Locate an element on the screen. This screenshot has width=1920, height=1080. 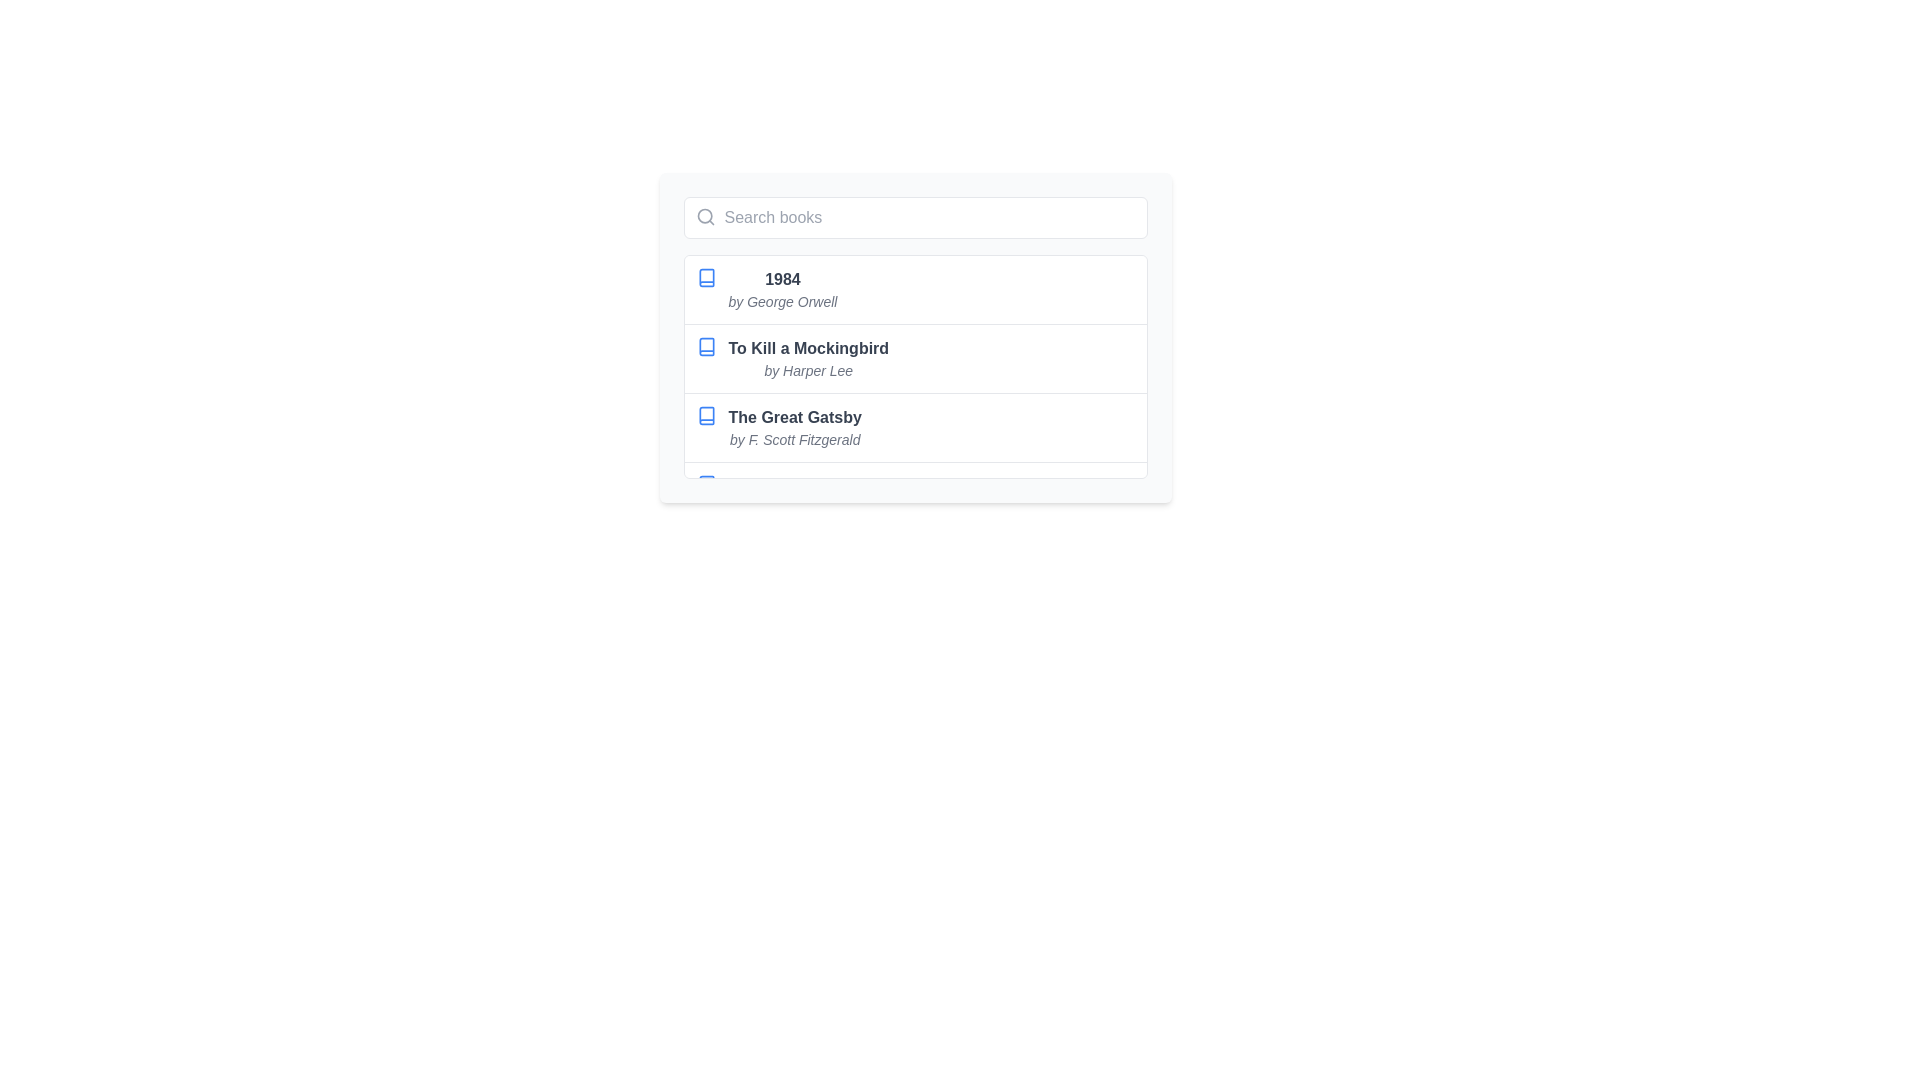
the decorative icon representing the book entry for '1984 by George Orwell', located at the leftmost side of the entry is located at coordinates (706, 277).